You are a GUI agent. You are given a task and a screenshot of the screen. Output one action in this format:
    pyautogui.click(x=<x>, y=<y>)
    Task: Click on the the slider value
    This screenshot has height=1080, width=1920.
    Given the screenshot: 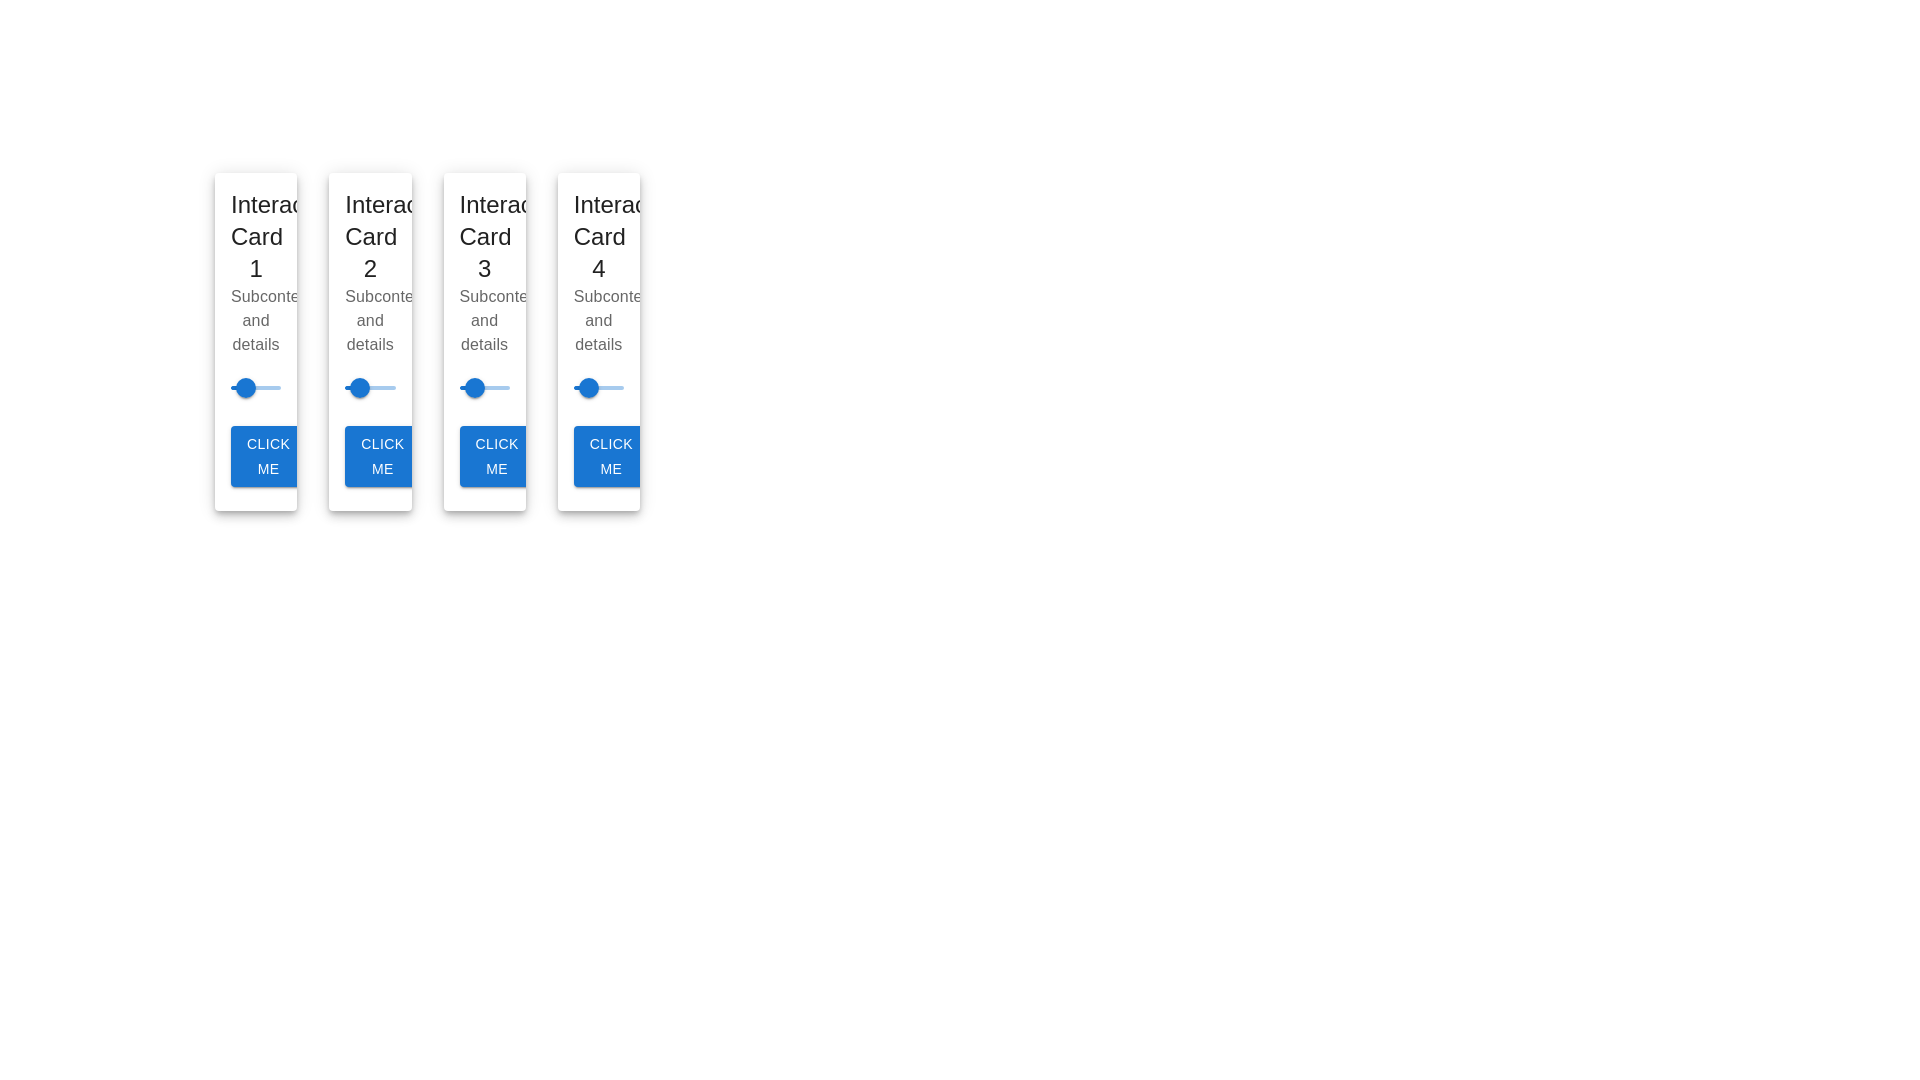 What is the action you would take?
    pyautogui.click(x=496, y=388)
    